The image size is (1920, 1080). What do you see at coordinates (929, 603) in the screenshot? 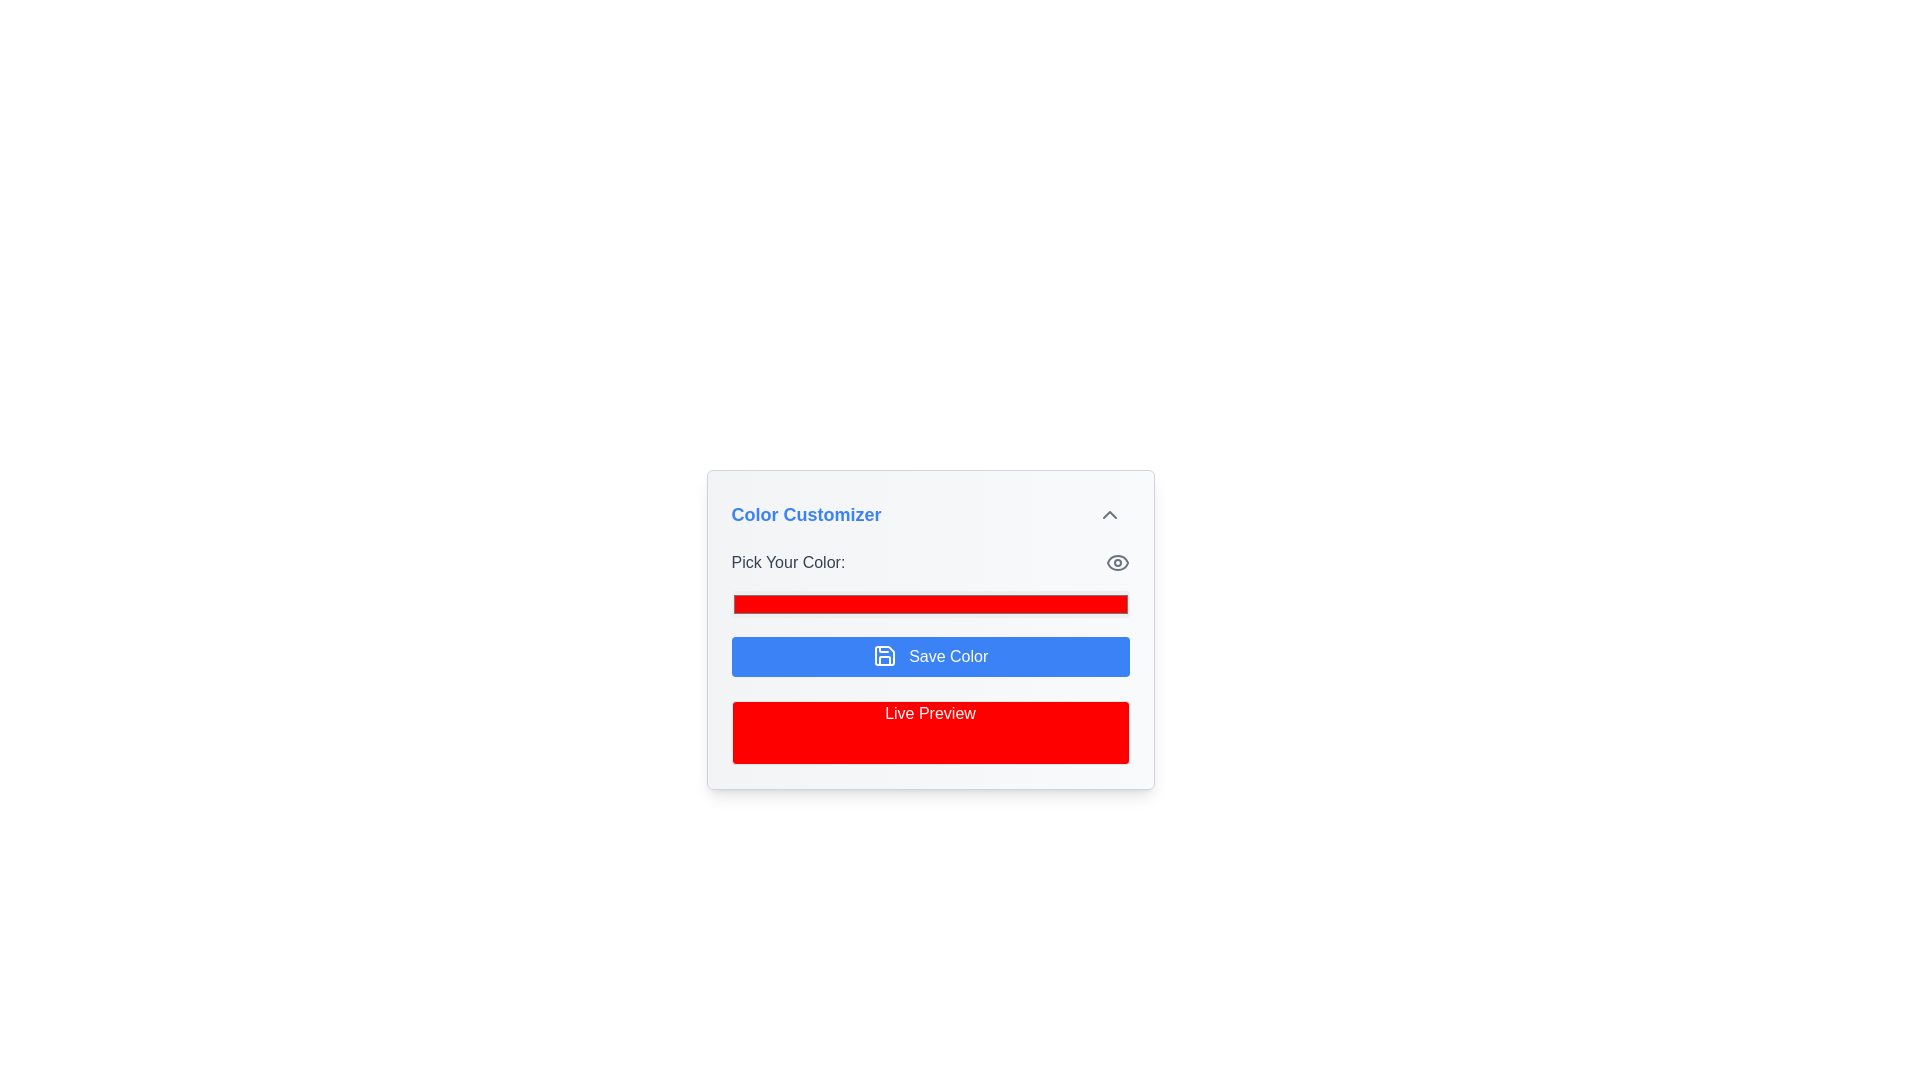
I see `the Color Picker Input Field located below the 'Pick Your Color:' label` at bounding box center [929, 603].